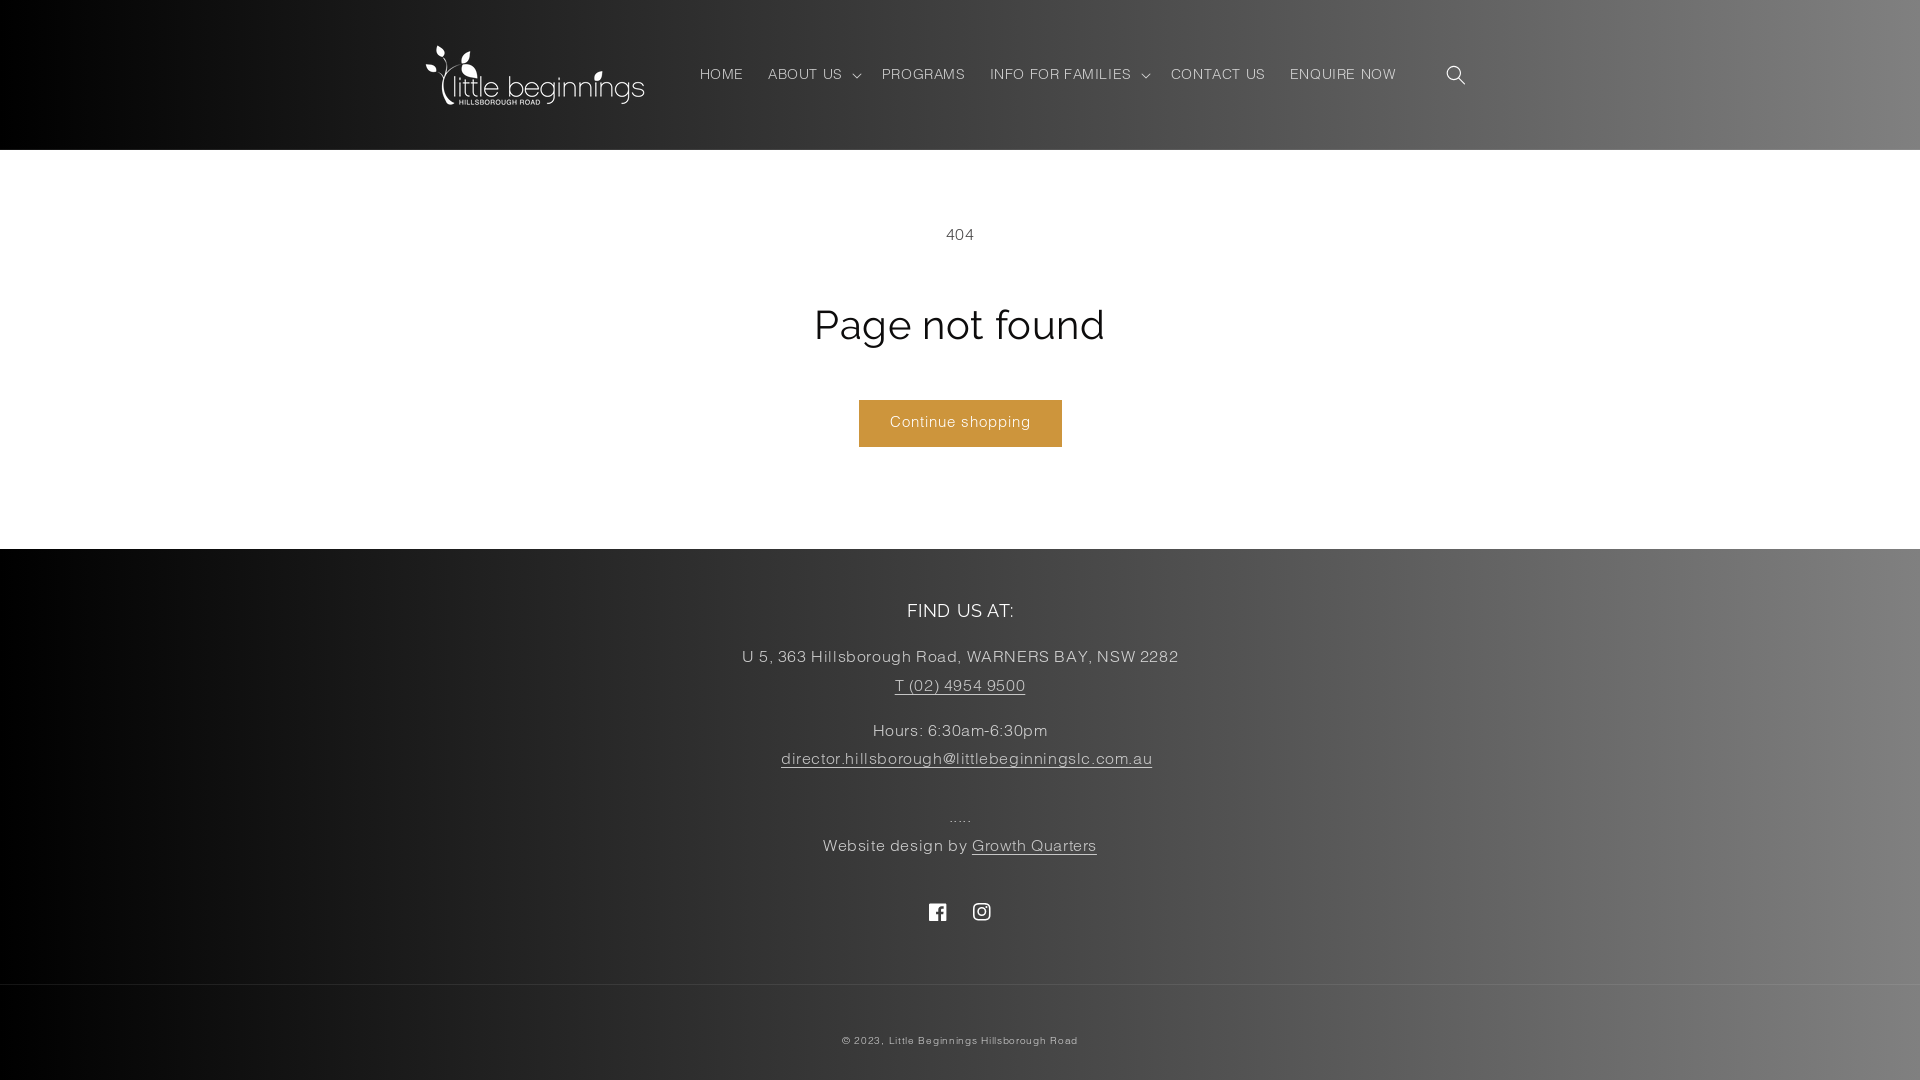 This screenshot has height=1080, width=1920. I want to click on 'Facebook', so click(915, 911).